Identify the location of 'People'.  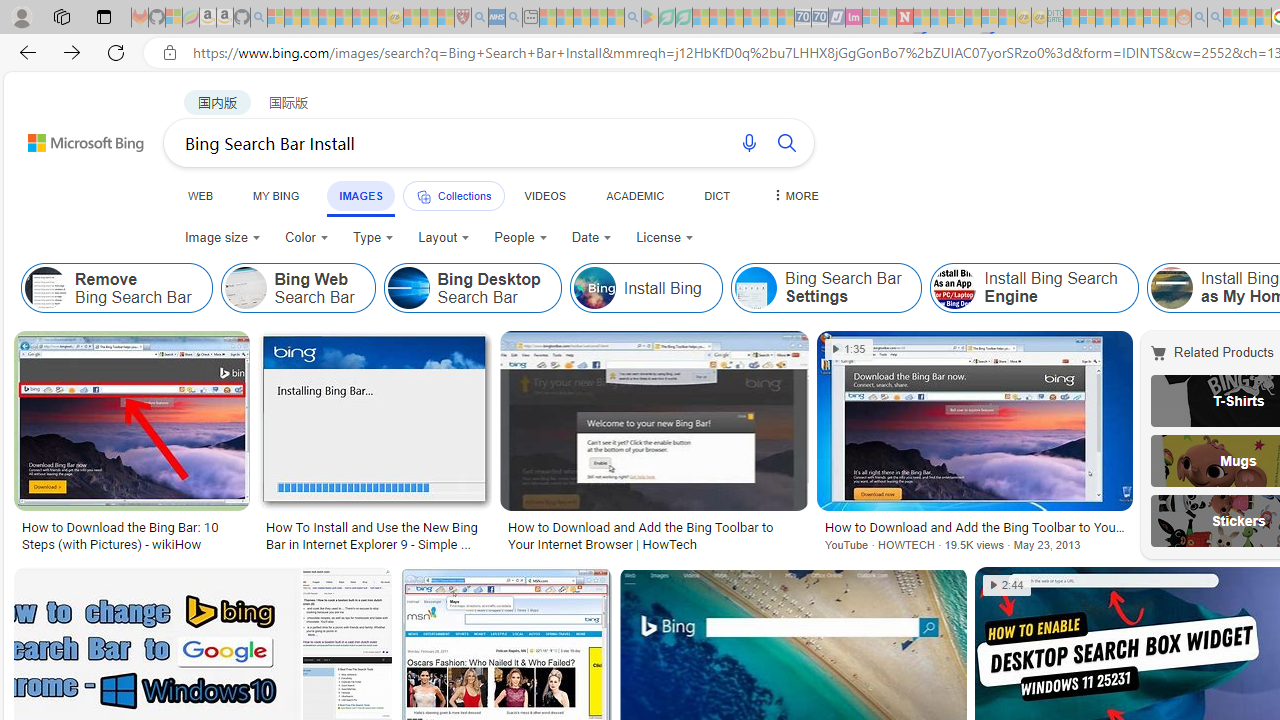
(521, 236).